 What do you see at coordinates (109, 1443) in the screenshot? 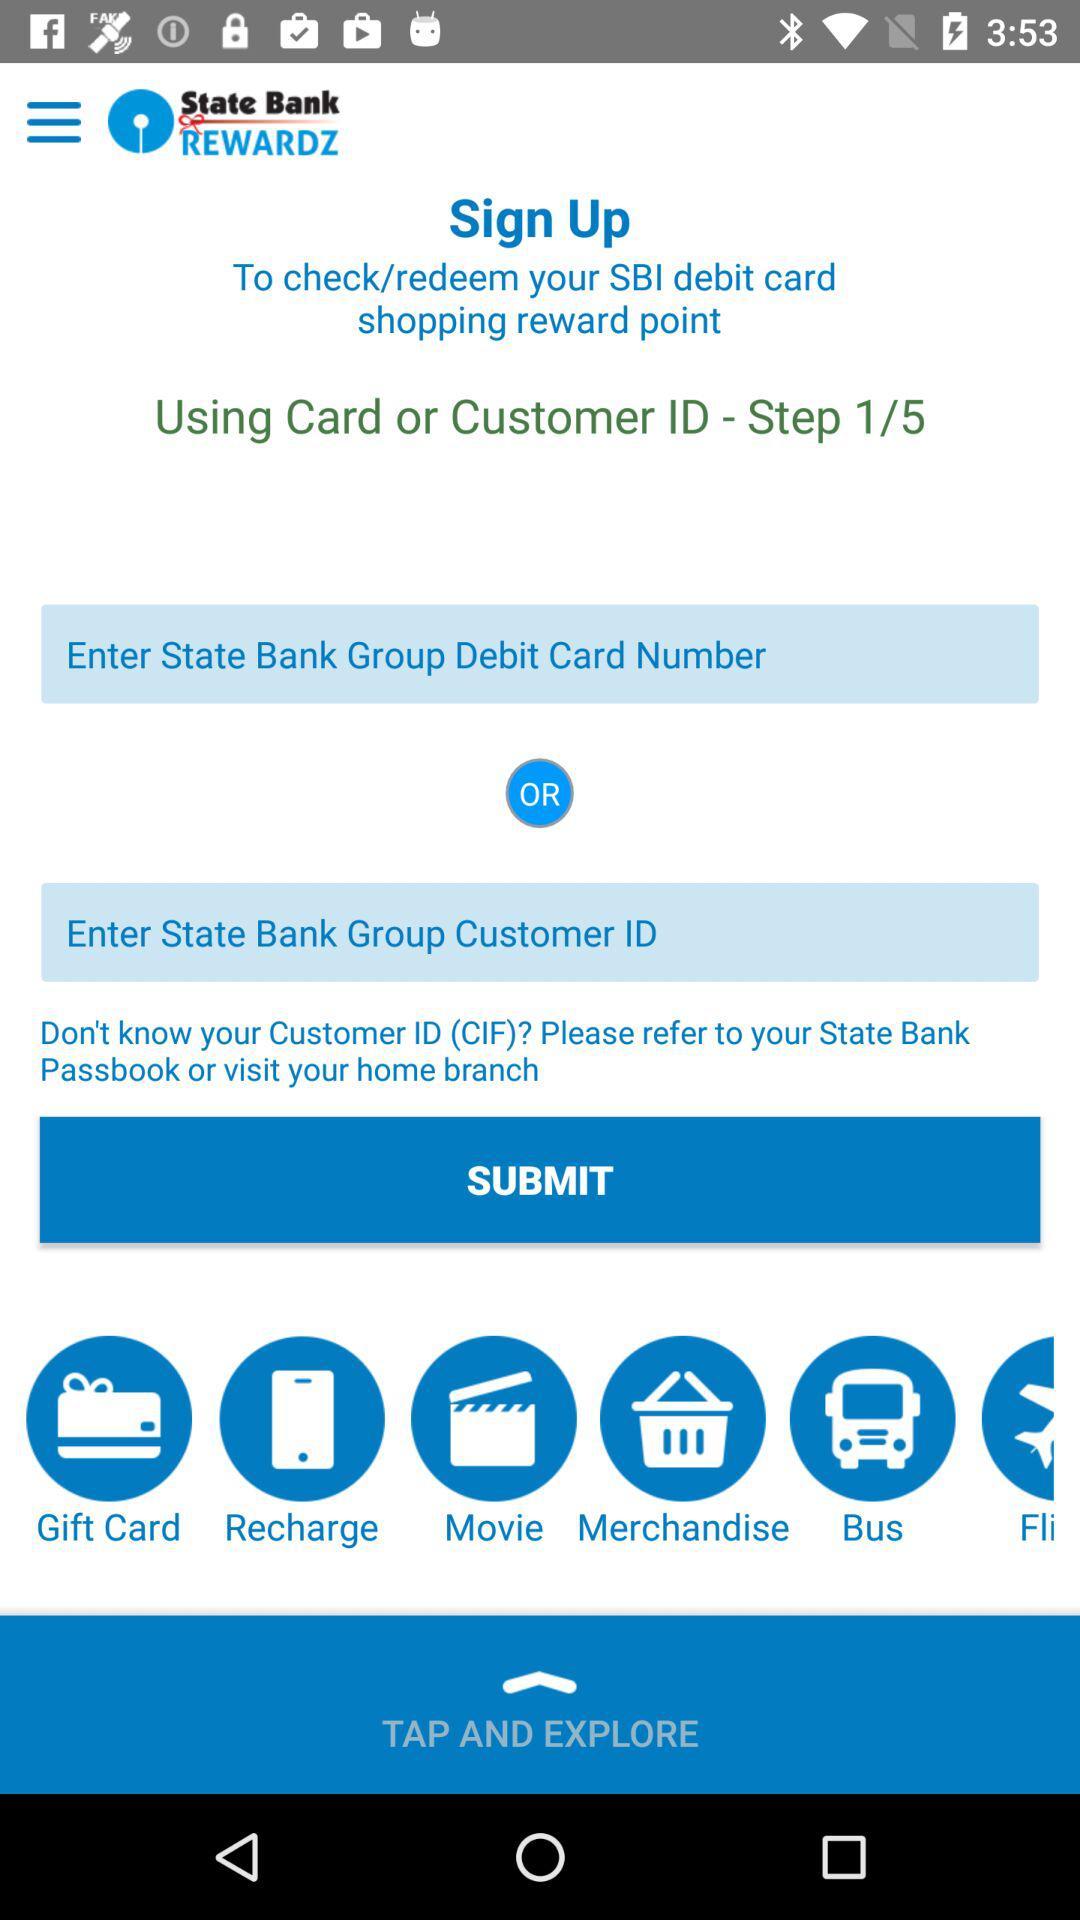
I see `the icon below submit item` at bounding box center [109, 1443].